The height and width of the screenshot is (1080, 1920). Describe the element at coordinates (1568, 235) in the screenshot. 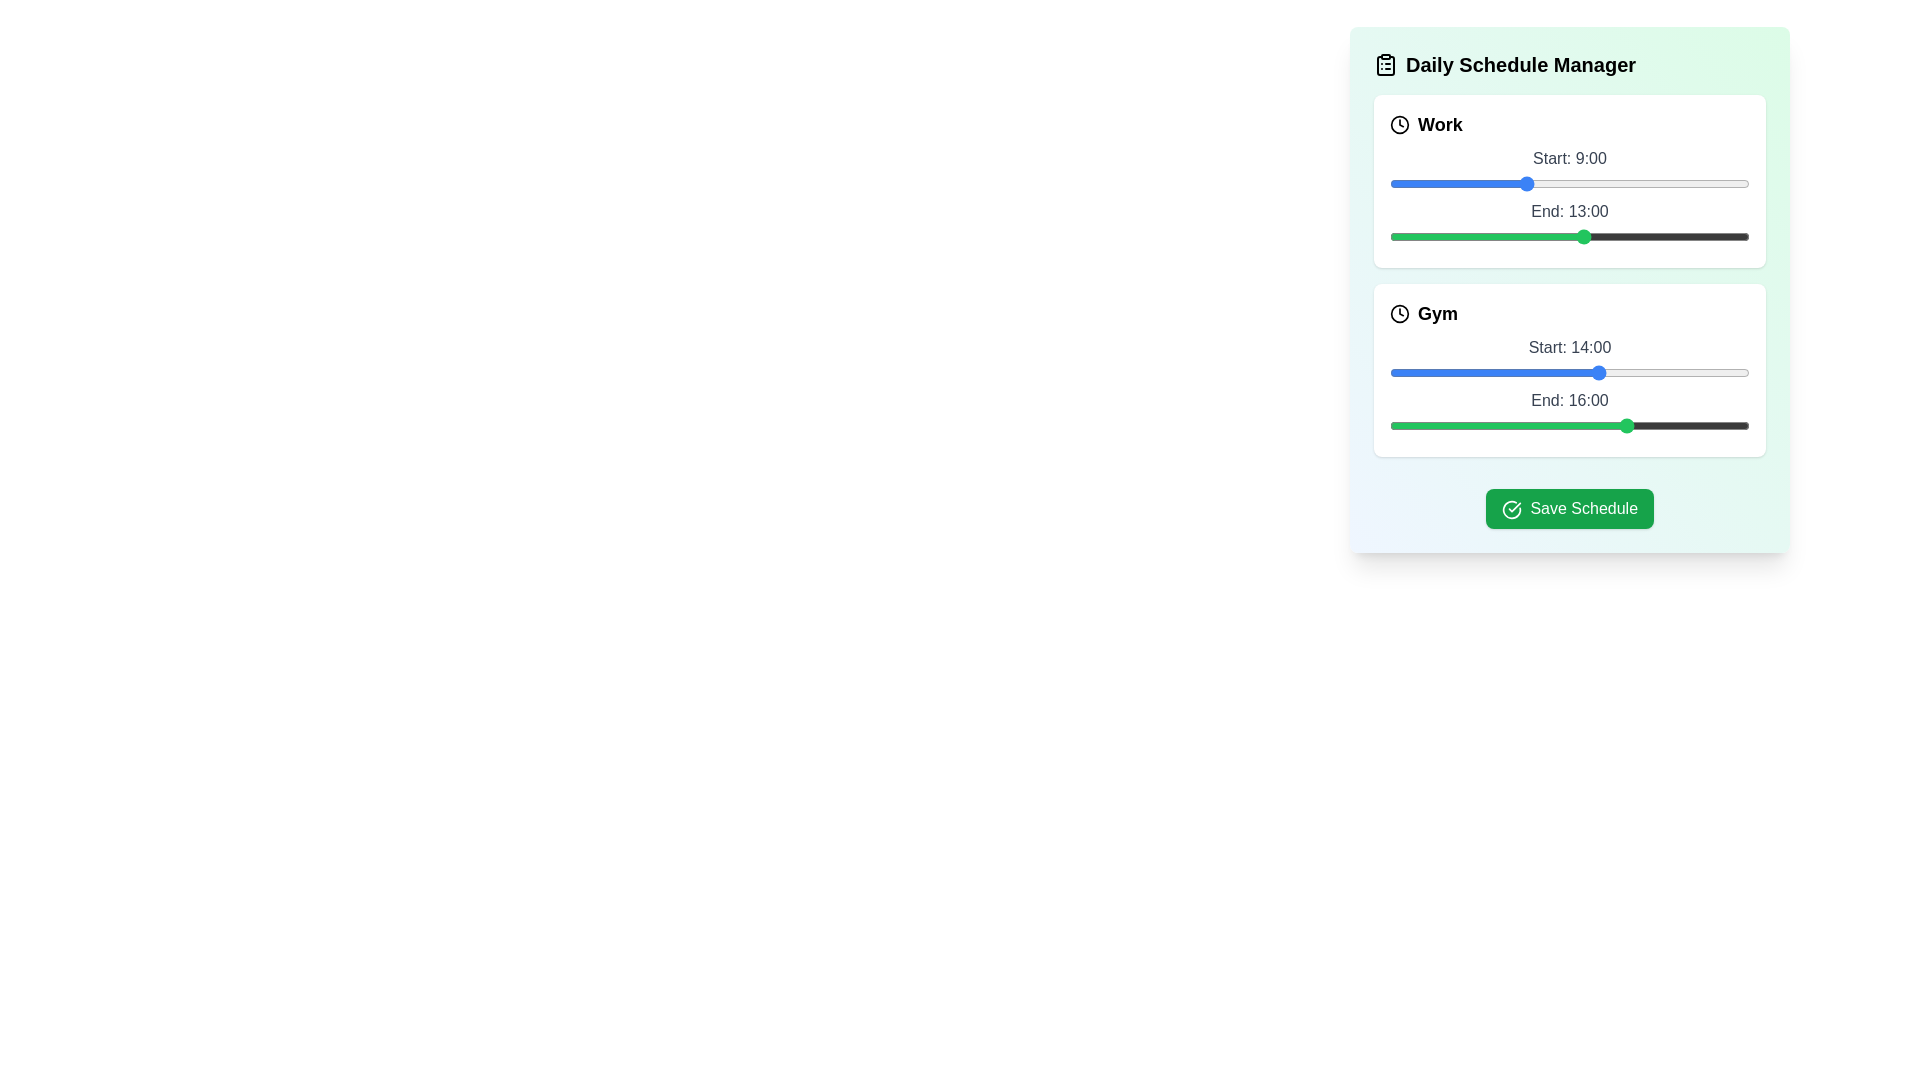

I see `the end time of the task to 12 hours using the slider` at that location.